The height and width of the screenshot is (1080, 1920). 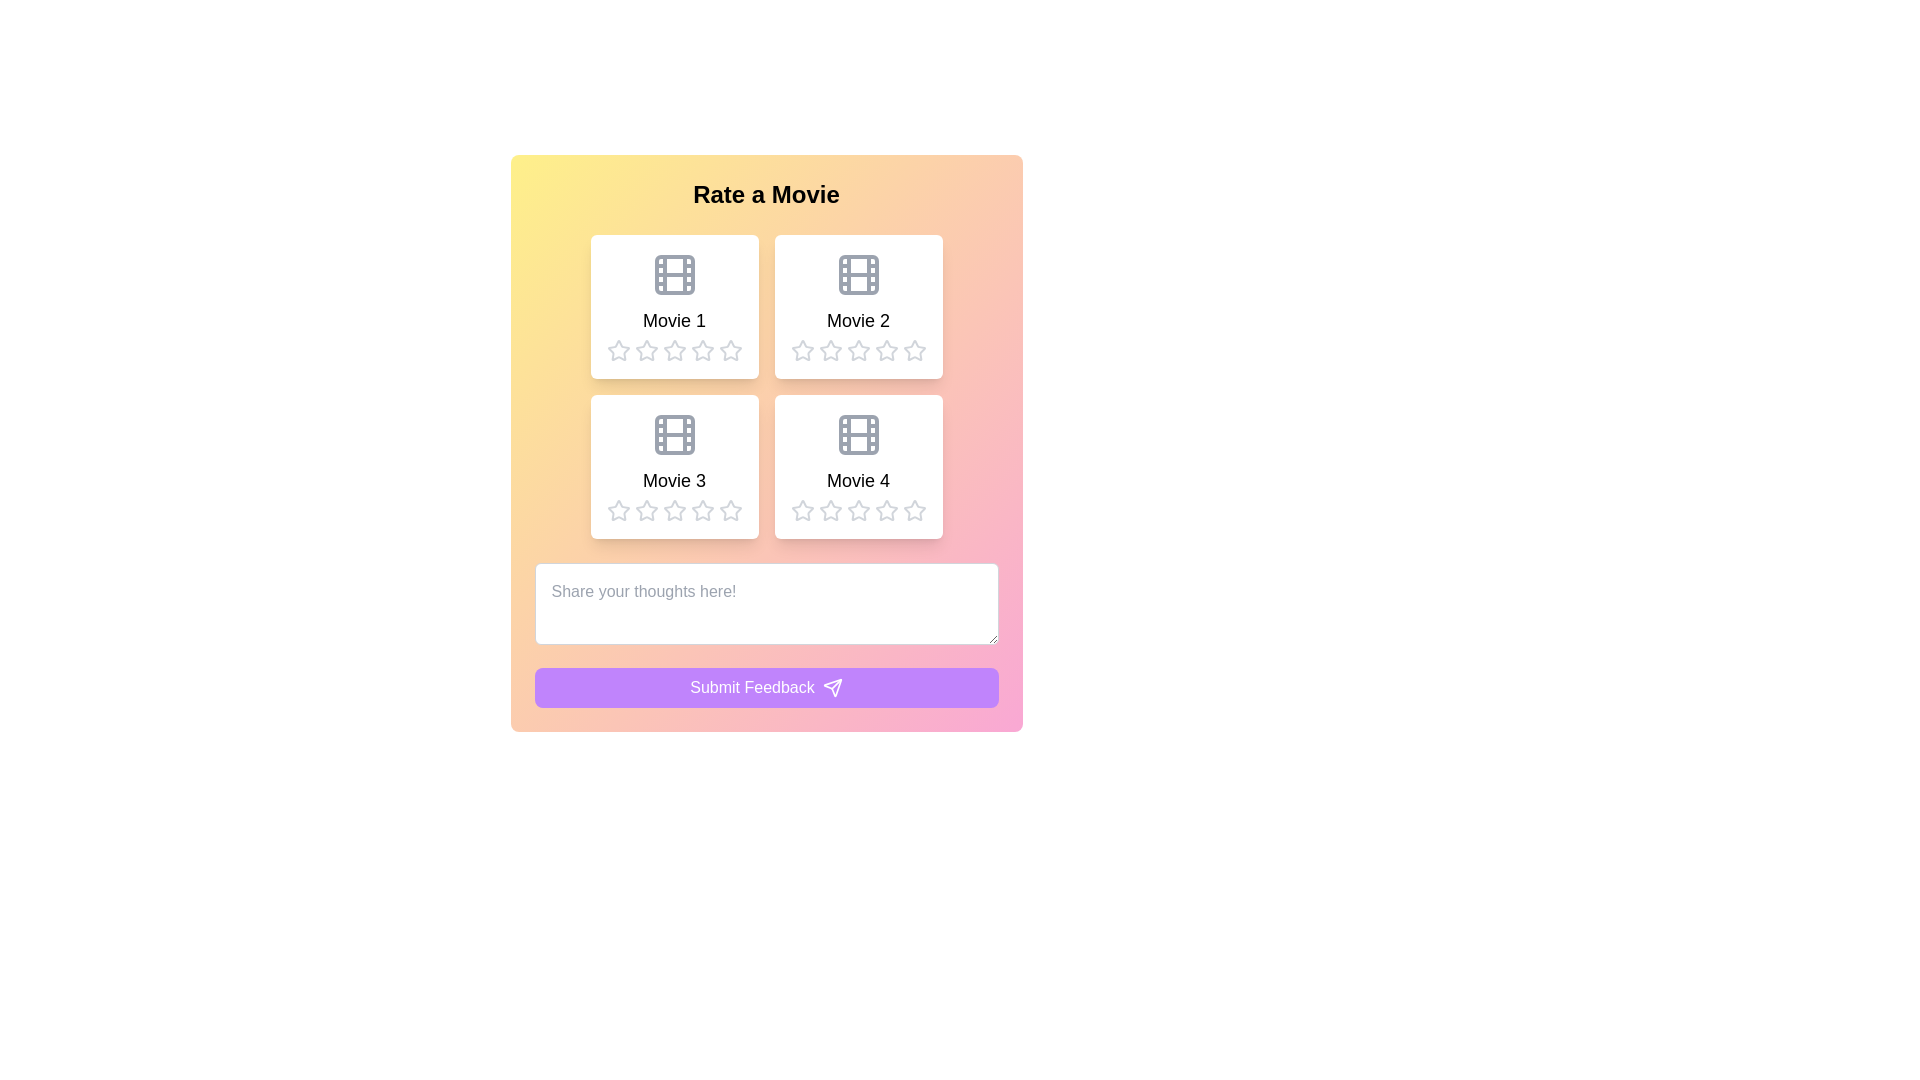 I want to click on the second star in the 5-star rating system, so click(x=729, y=349).